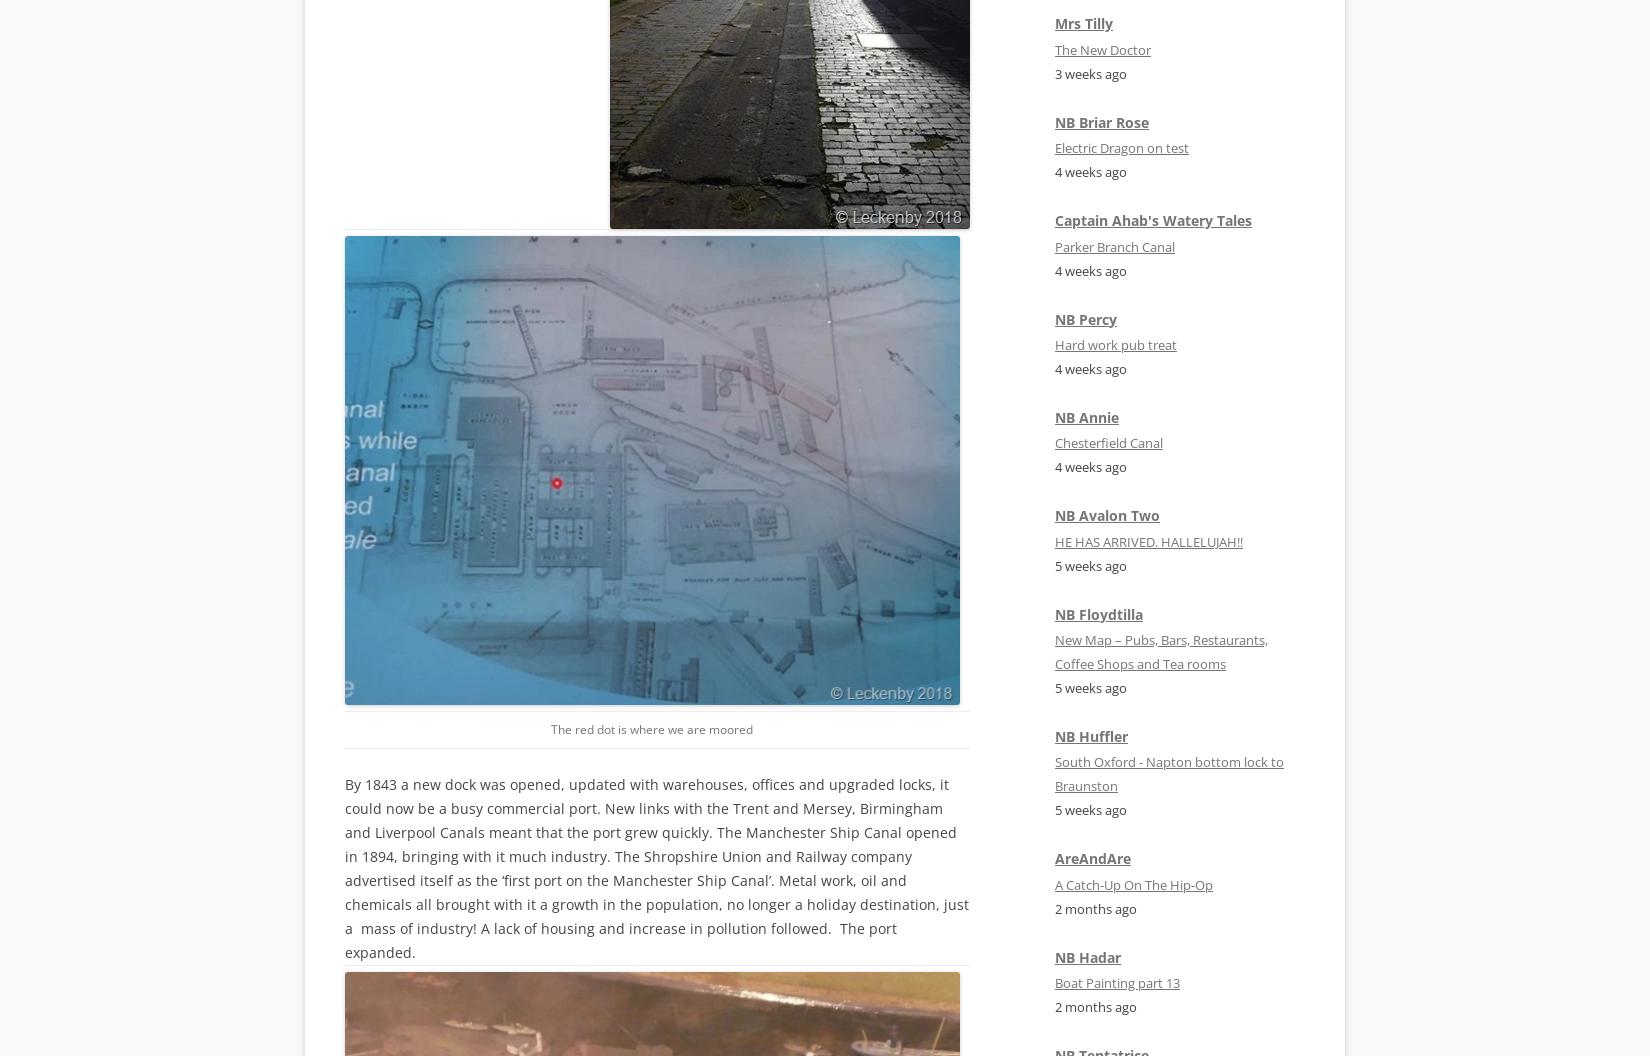  What do you see at coordinates (1169, 773) in the screenshot?
I see `'South Oxford - Napton bottom lock to Braunston'` at bounding box center [1169, 773].